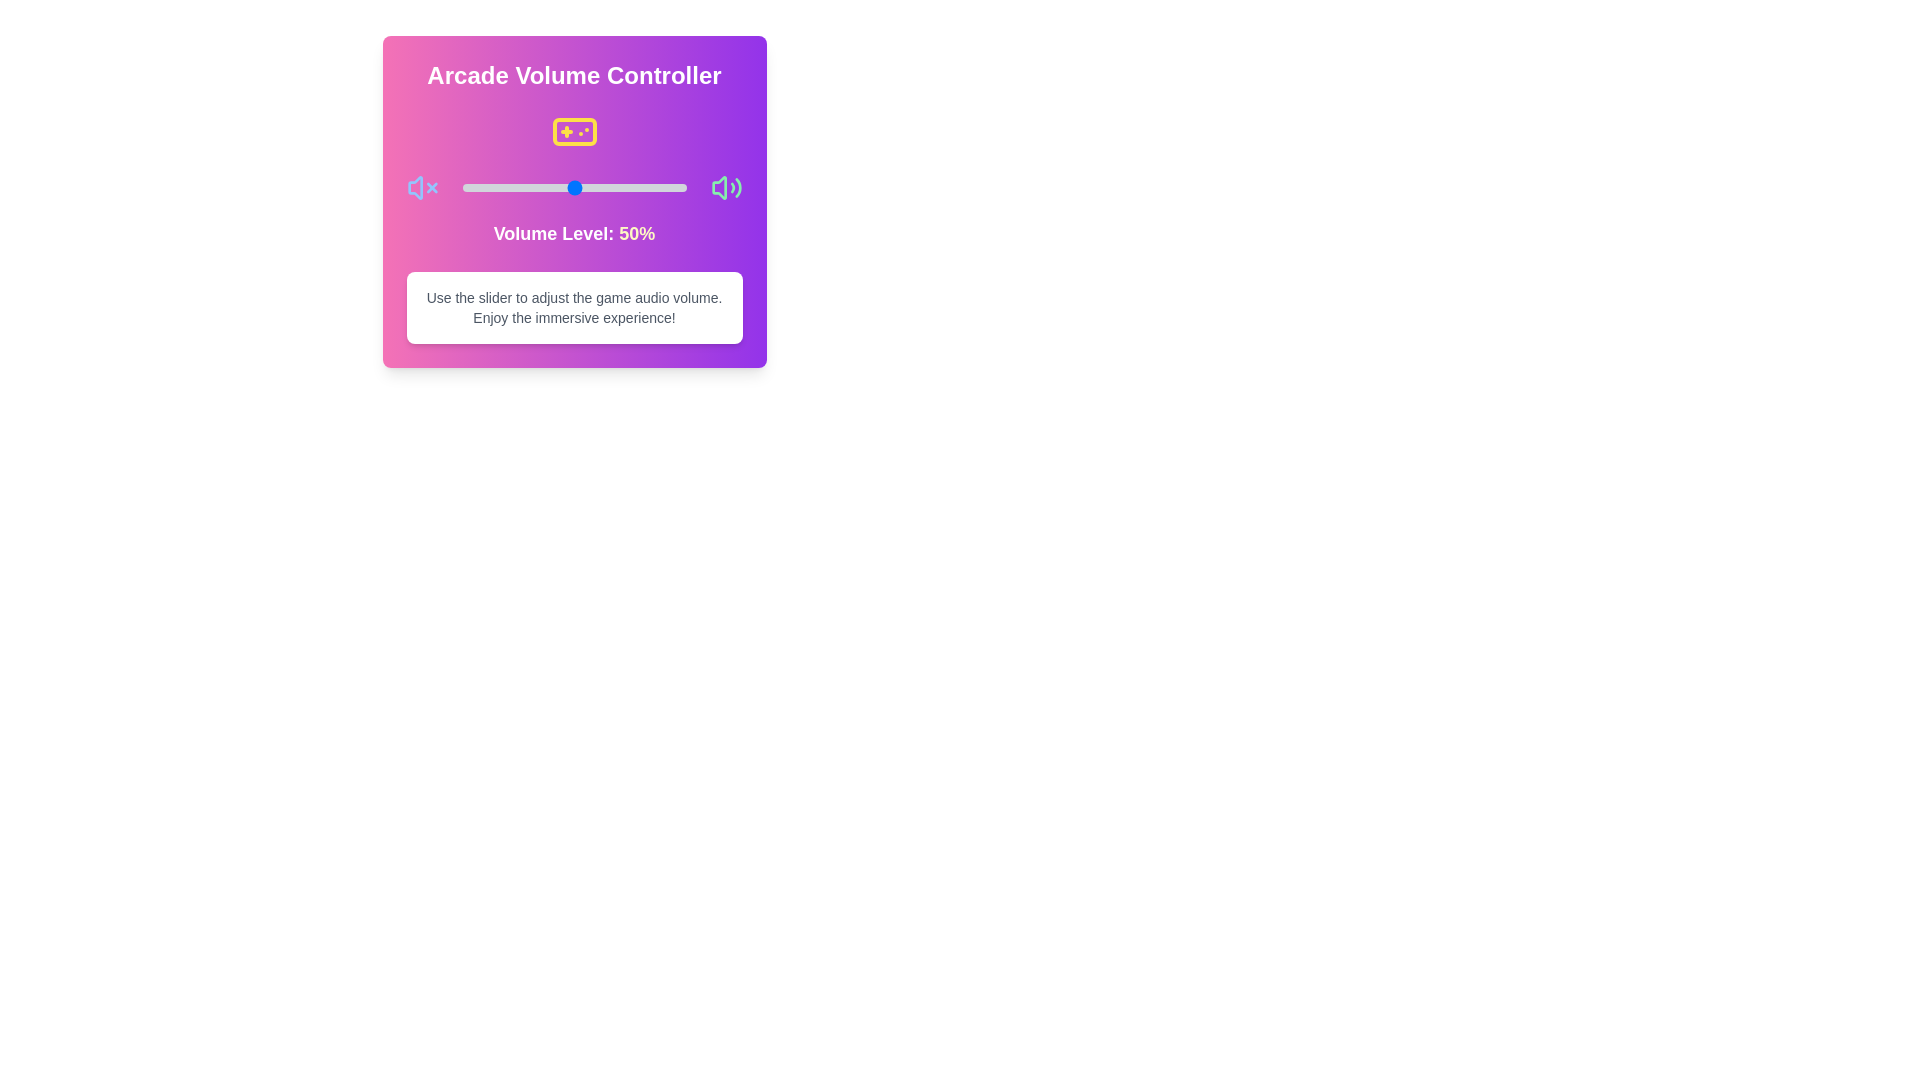  Describe the element at coordinates (598, 188) in the screenshot. I see `the volume to 61% by dragging the slider` at that location.